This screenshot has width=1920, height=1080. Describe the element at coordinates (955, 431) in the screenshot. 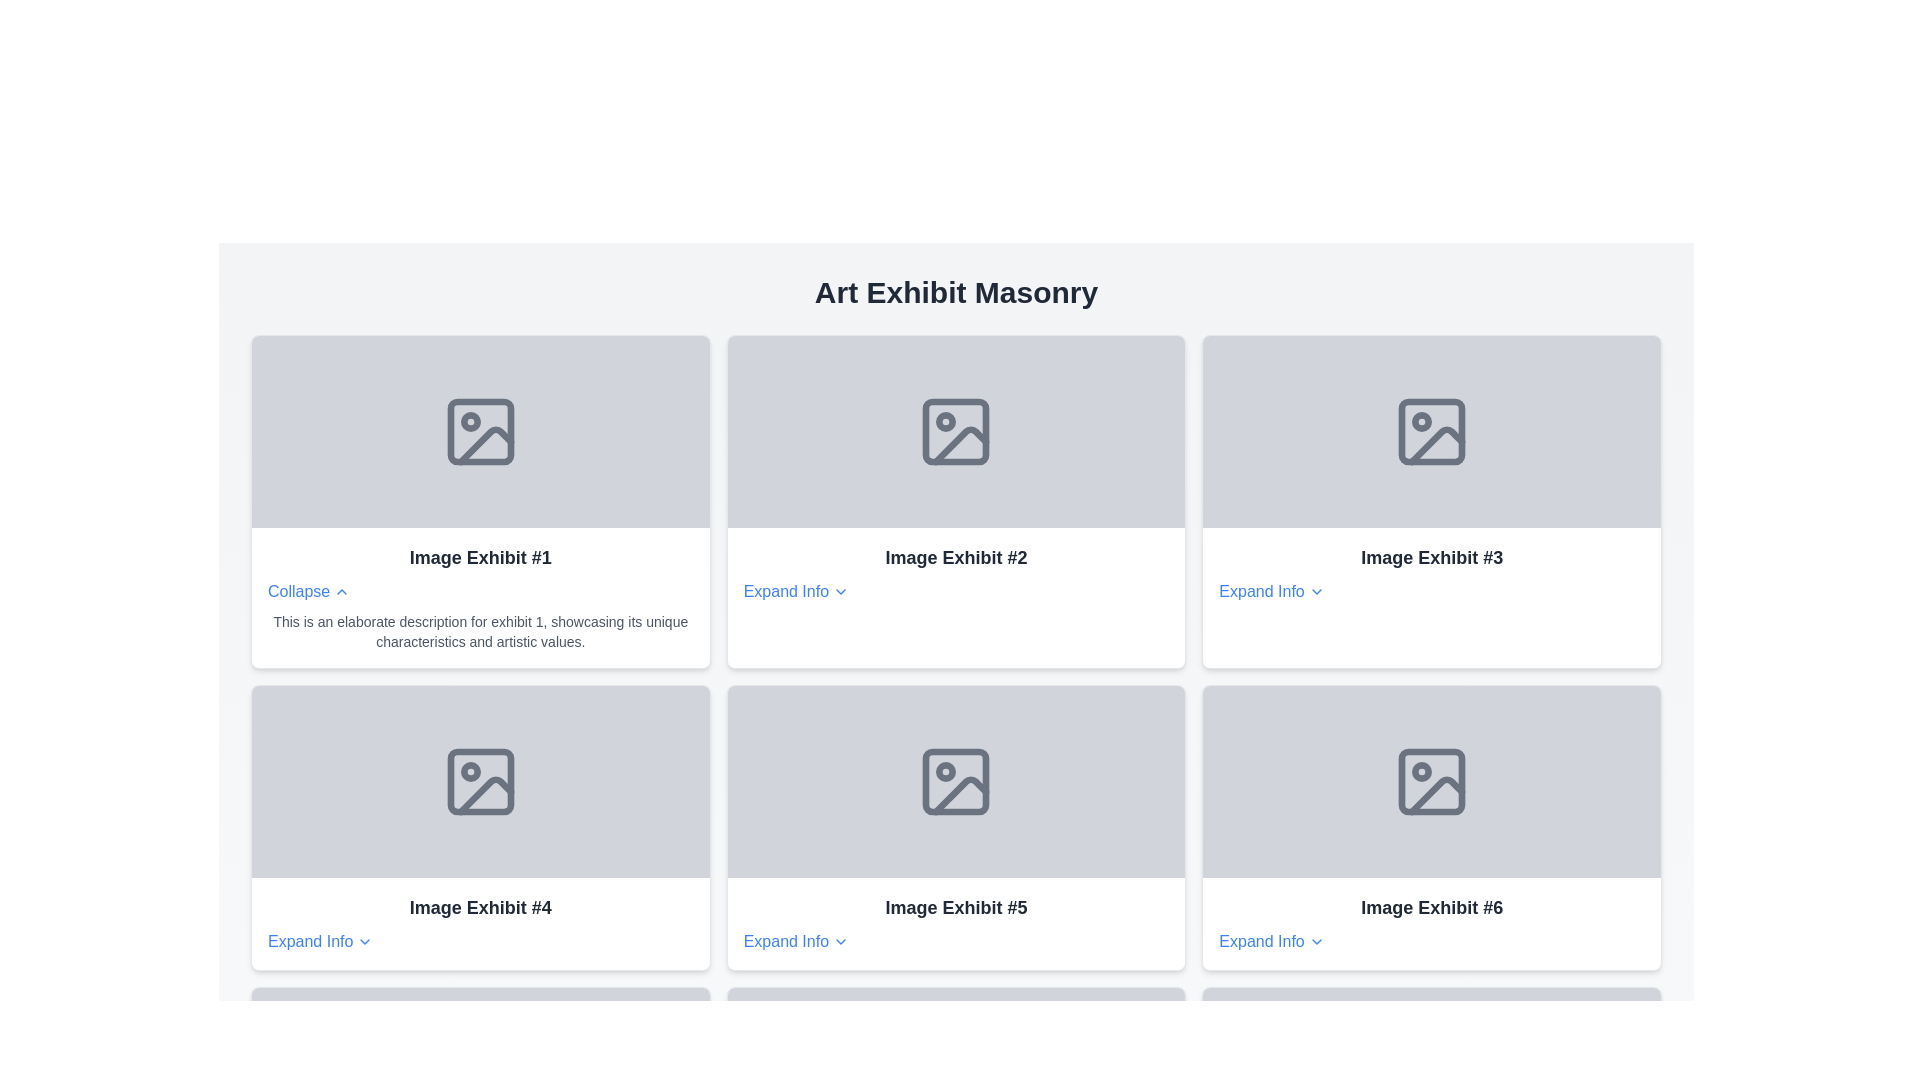

I see `assistive technology` at that location.